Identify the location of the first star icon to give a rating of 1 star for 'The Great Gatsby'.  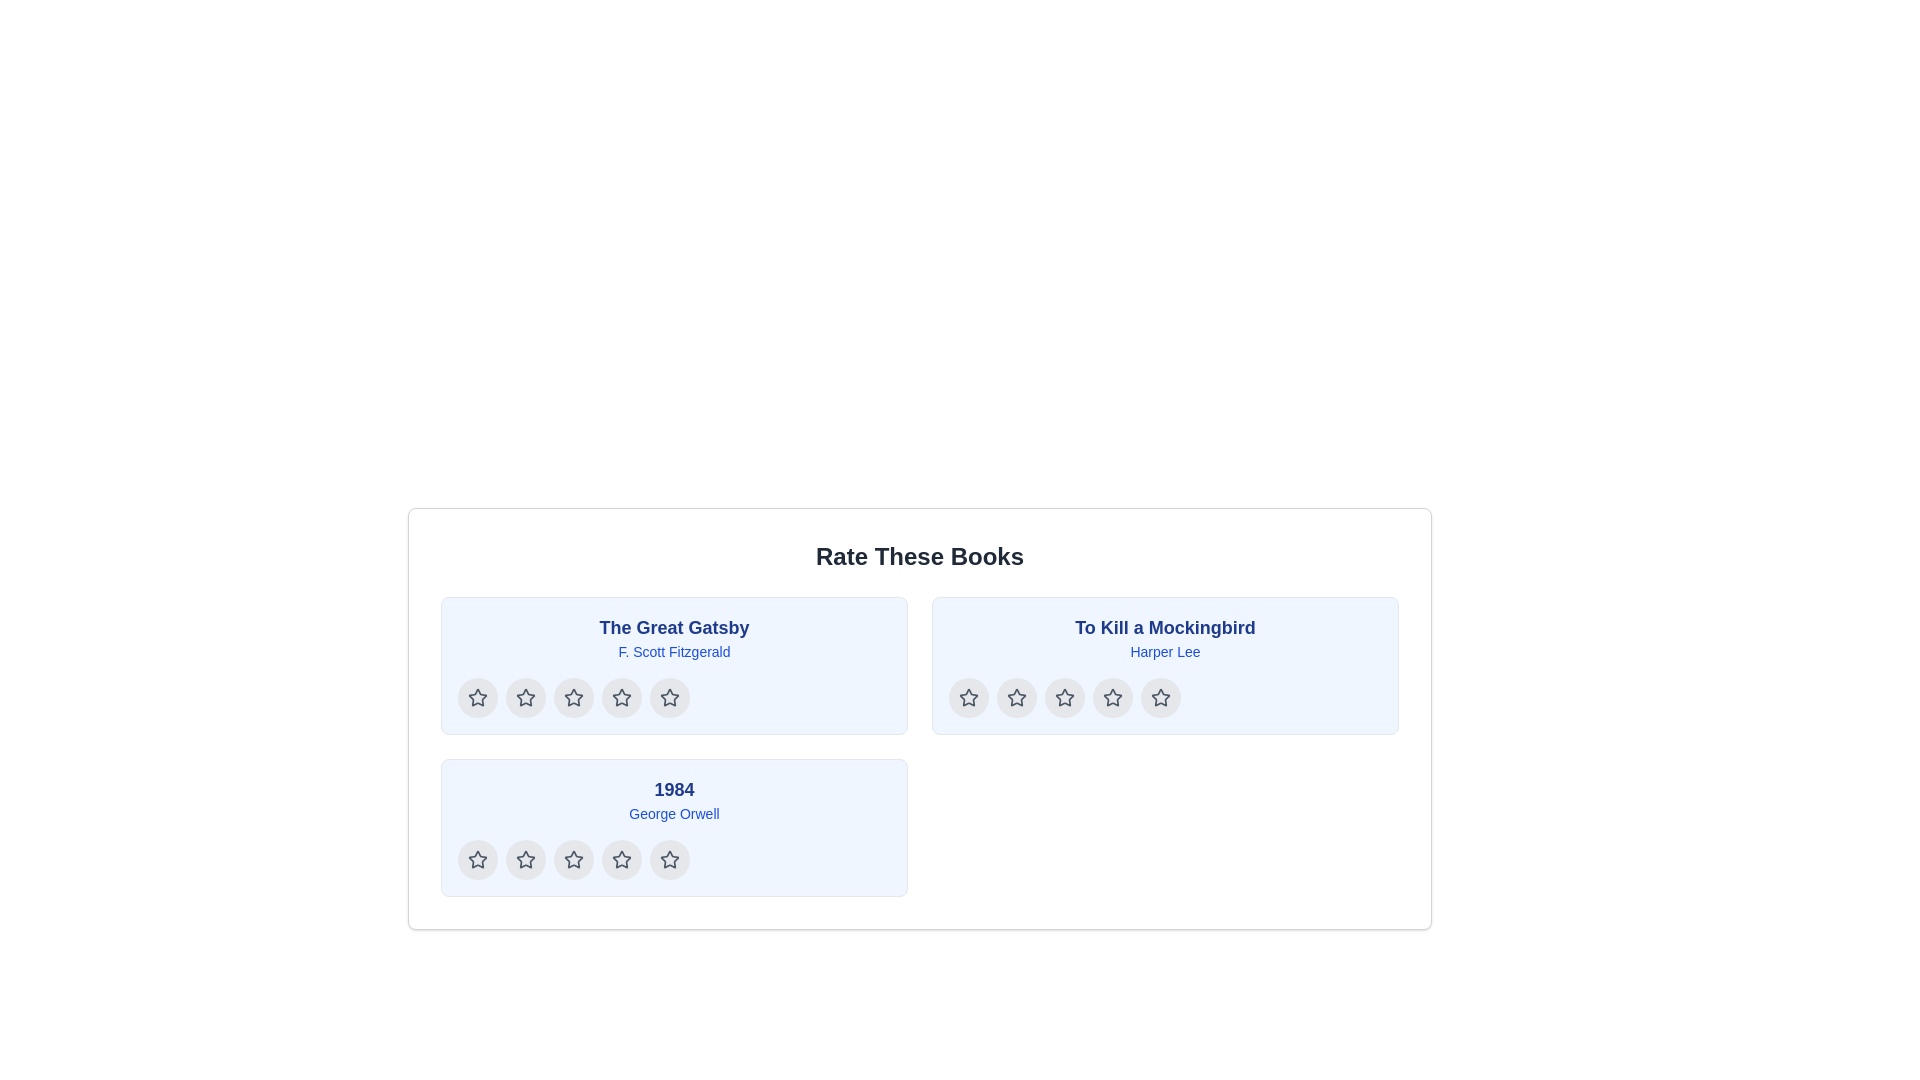
(526, 697).